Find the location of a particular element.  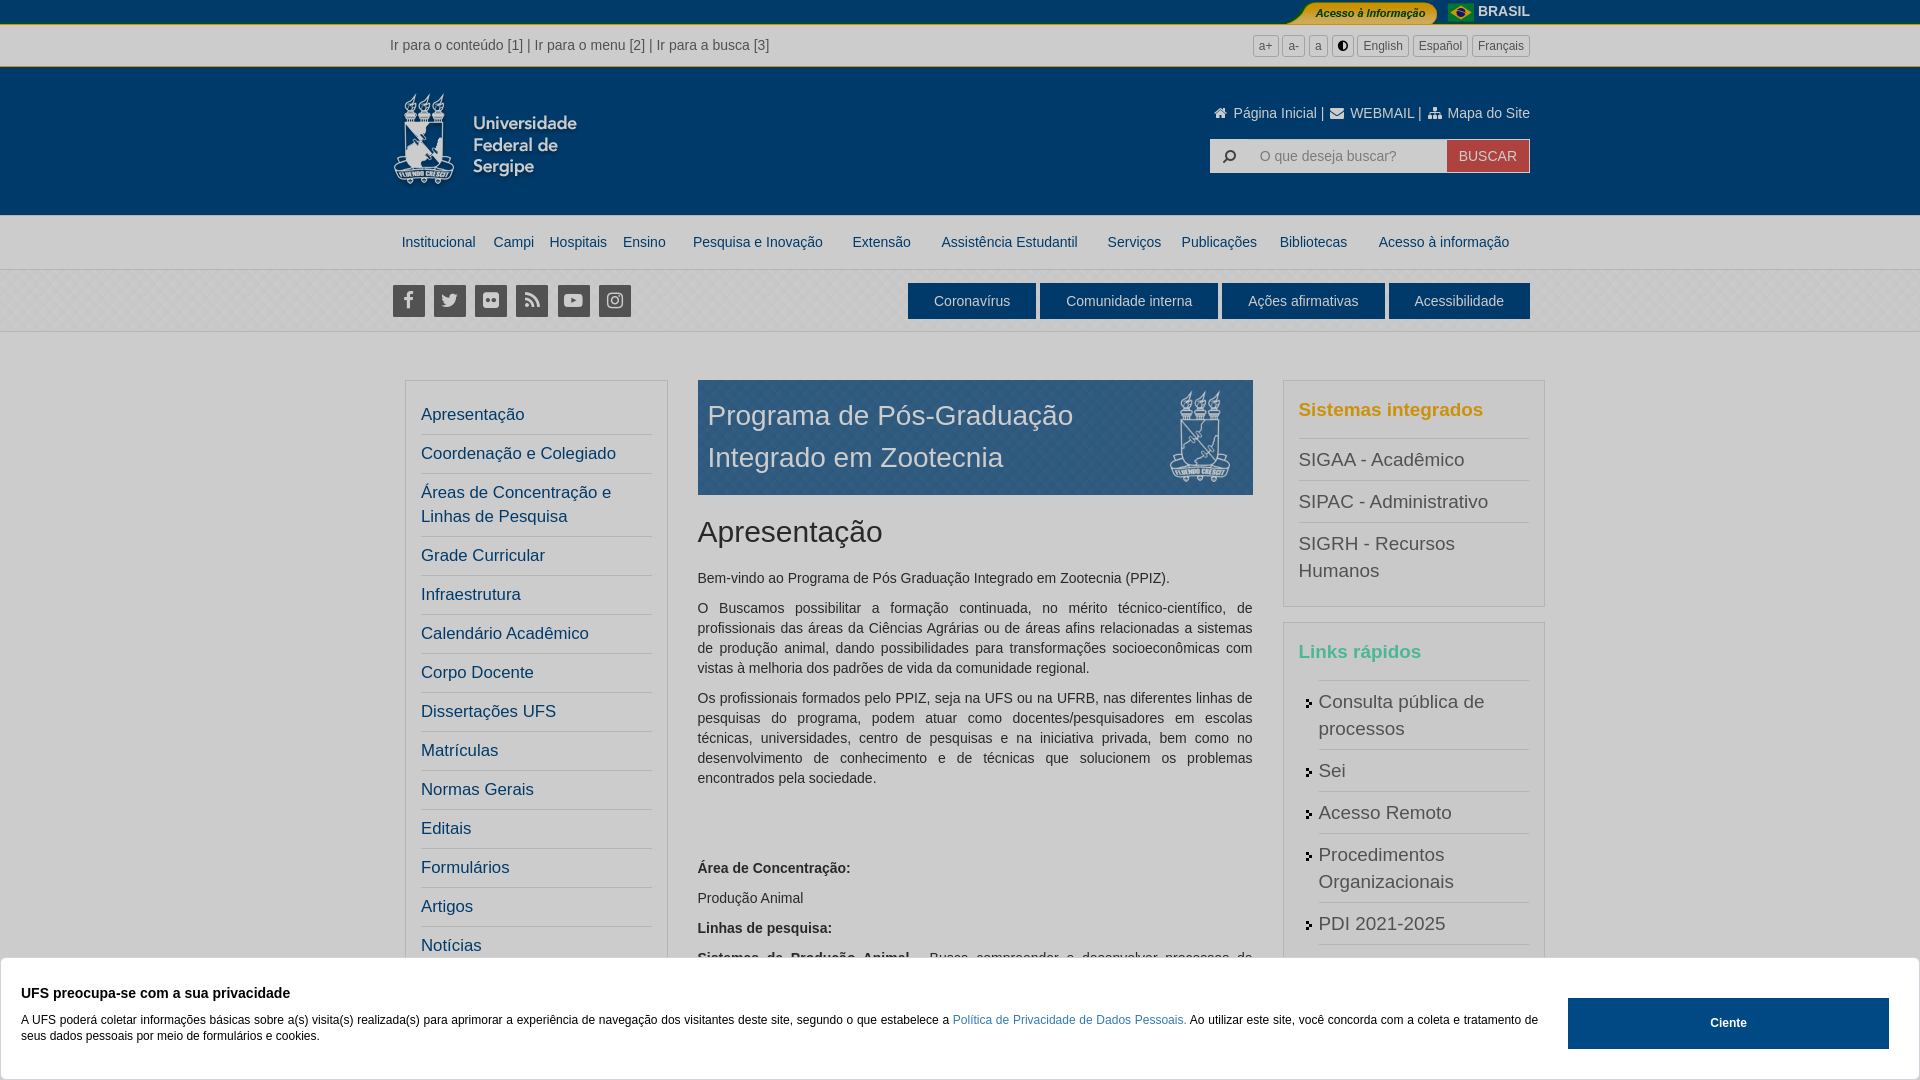

'Procedimentos Organizacionais' is located at coordinates (1384, 866).